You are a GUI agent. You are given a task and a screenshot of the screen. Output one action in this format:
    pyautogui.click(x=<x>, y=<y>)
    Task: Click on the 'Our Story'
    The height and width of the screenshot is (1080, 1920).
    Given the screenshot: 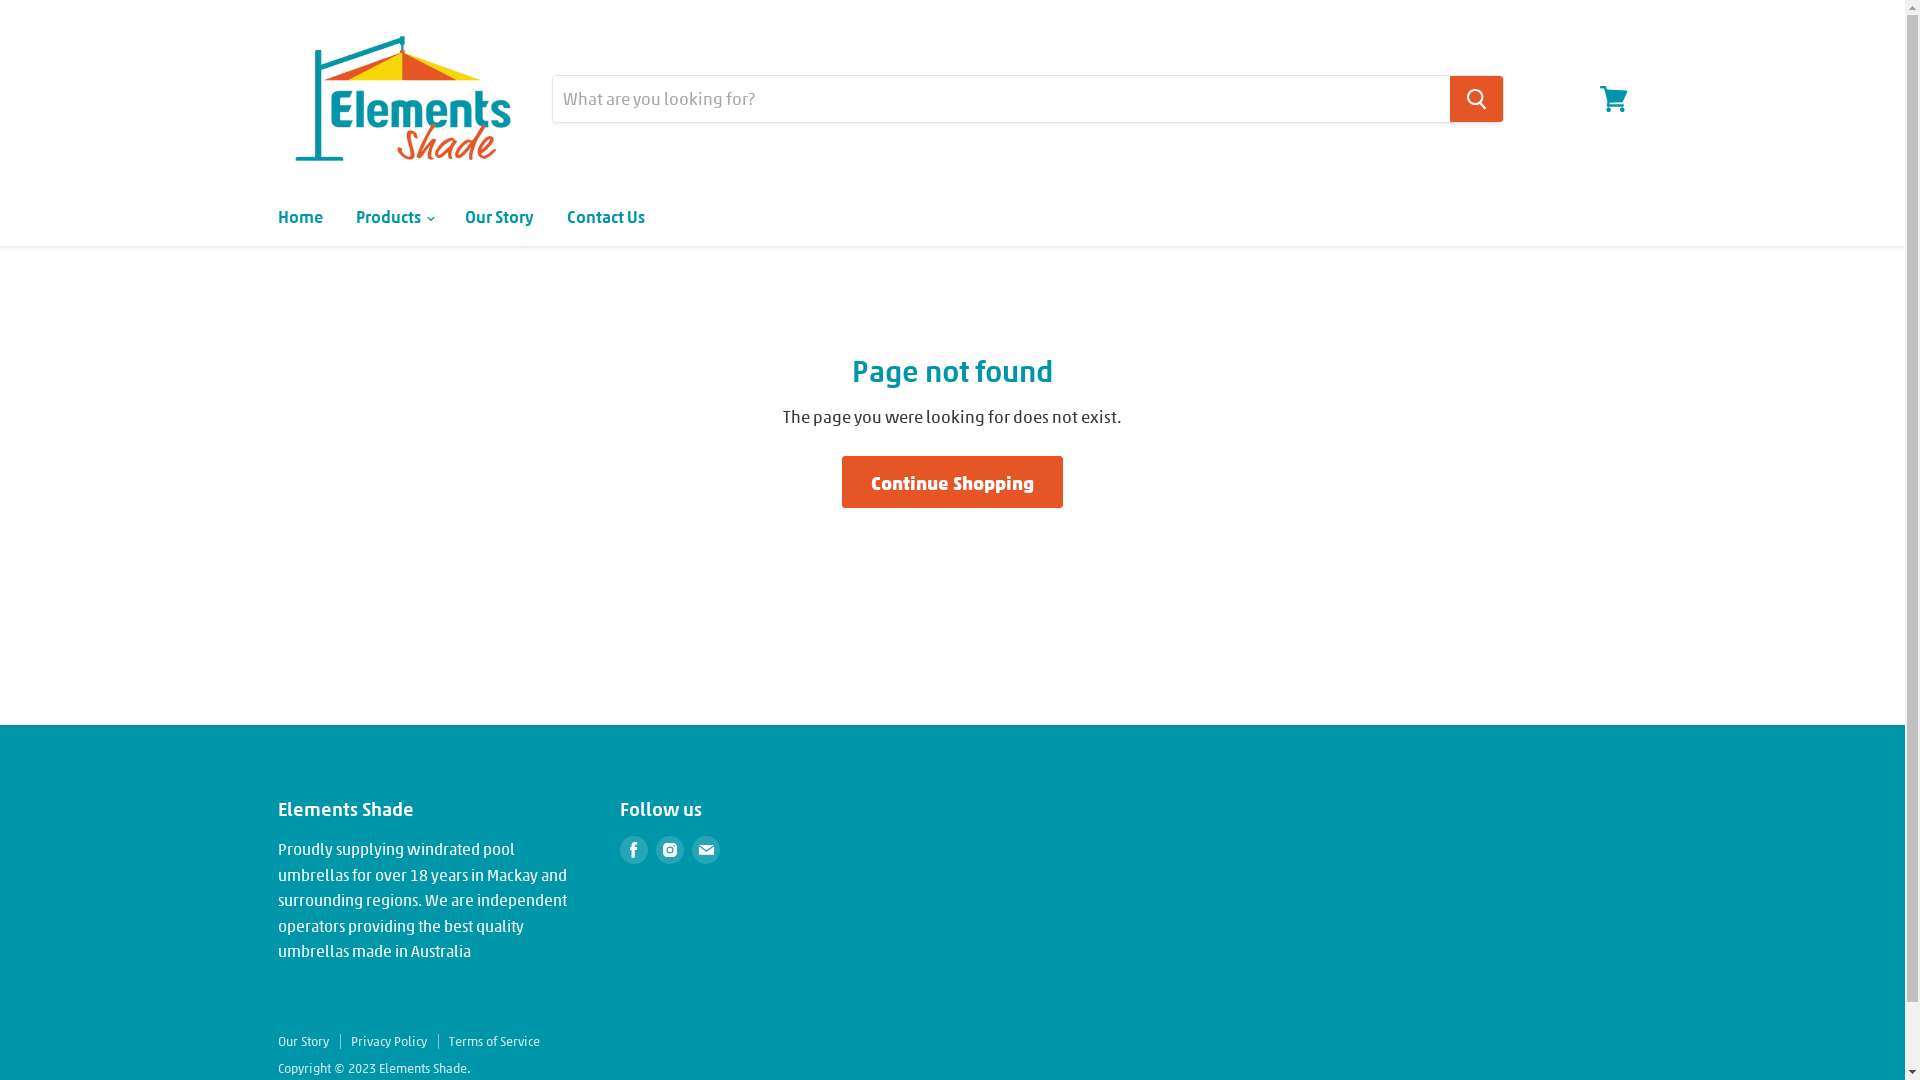 What is the action you would take?
    pyautogui.click(x=302, y=1040)
    